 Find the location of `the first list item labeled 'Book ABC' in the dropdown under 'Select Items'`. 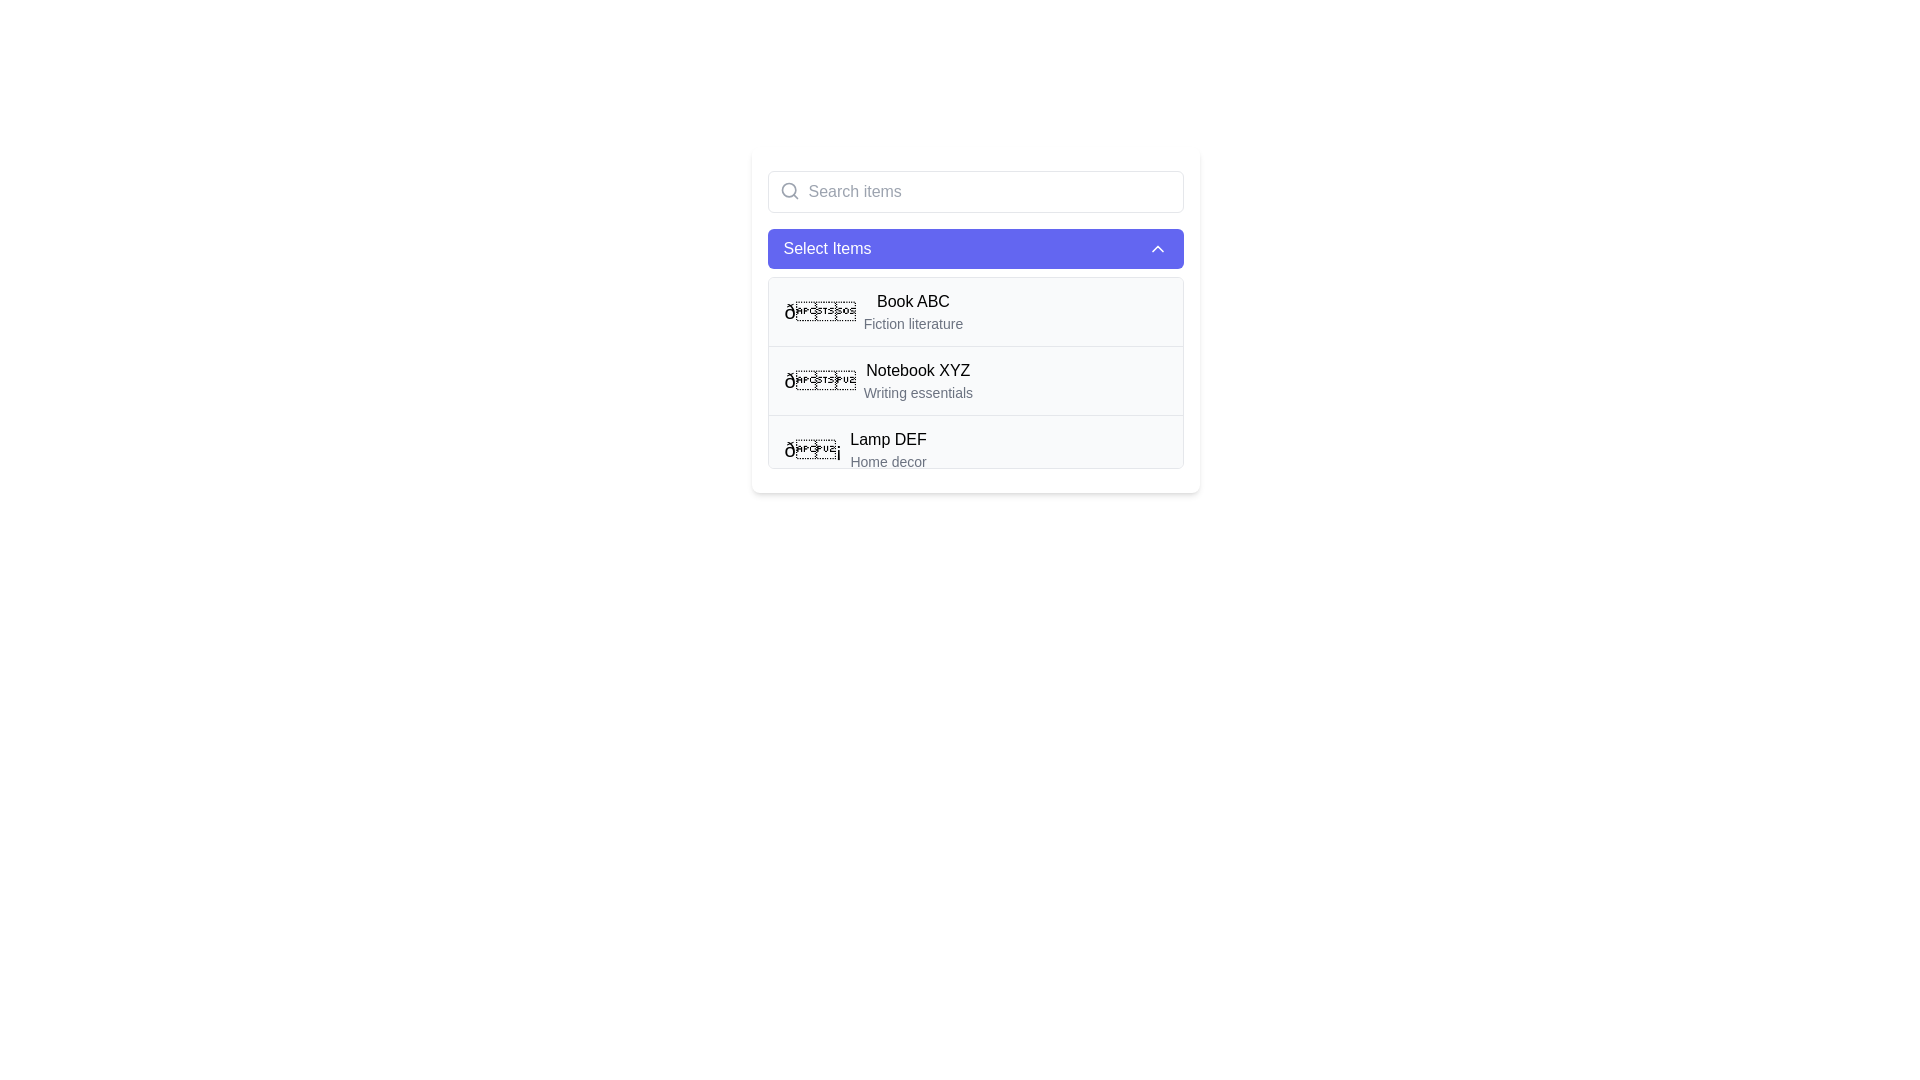

the first list item labeled 'Book ABC' in the dropdown under 'Select Items' is located at coordinates (975, 312).